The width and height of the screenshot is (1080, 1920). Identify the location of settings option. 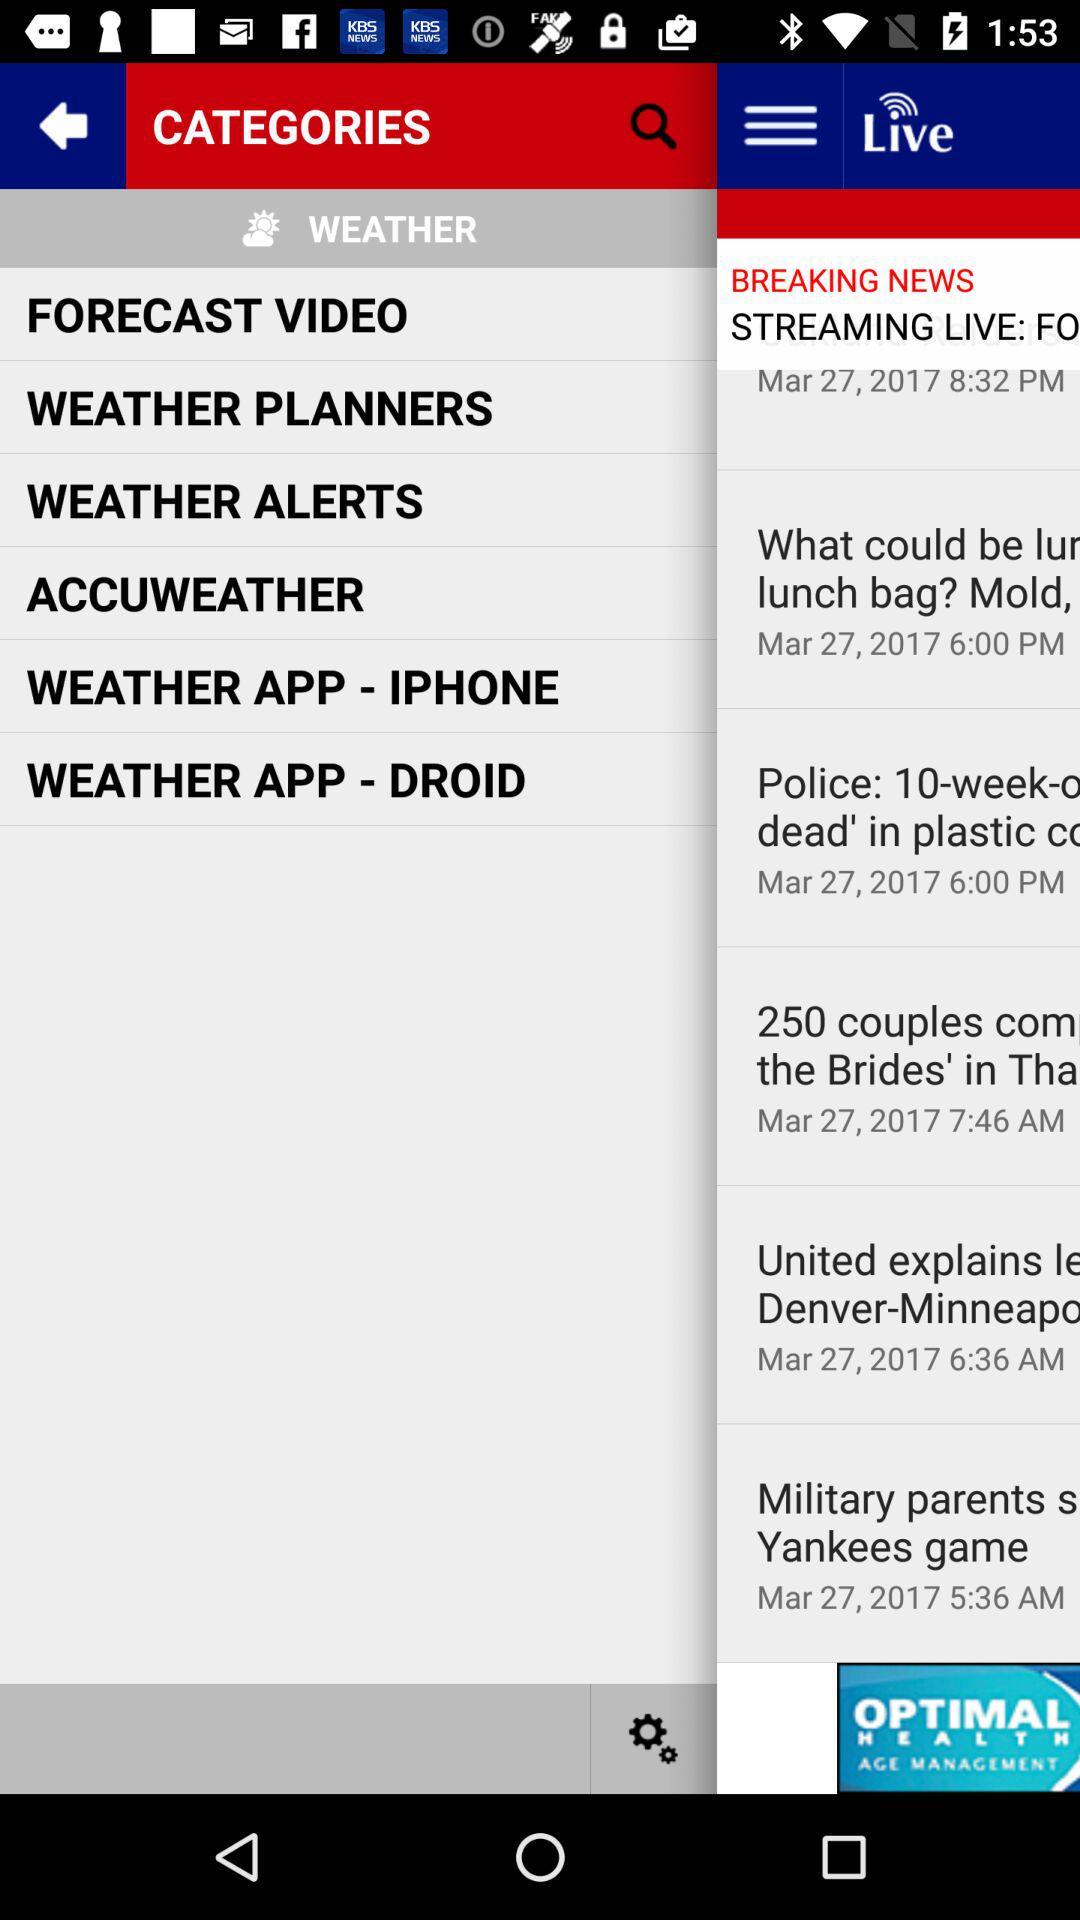
(654, 1737).